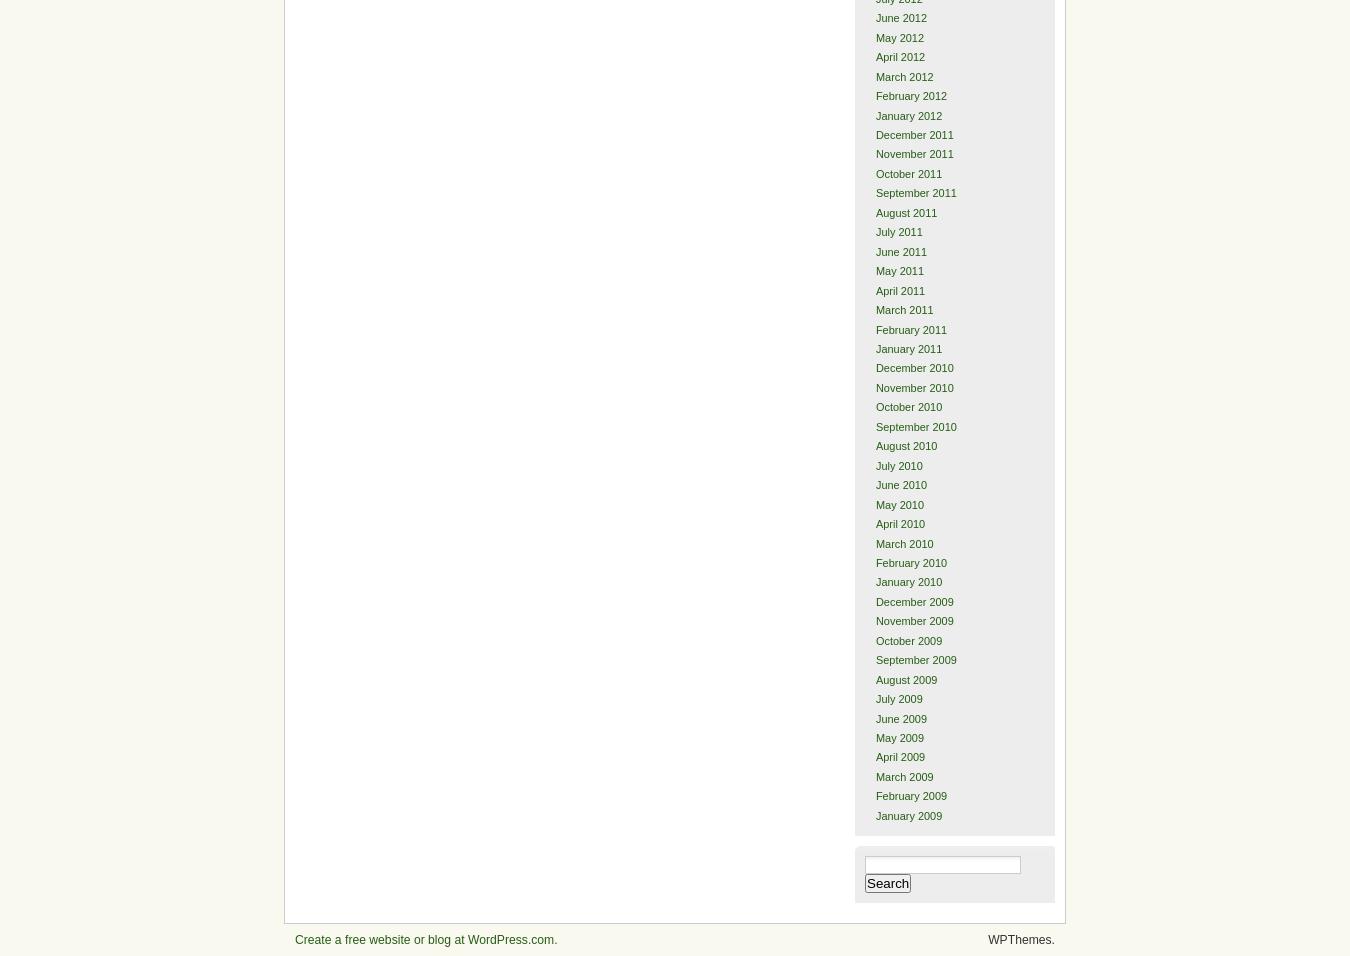  Describe the element at coordinates (900, 755) in the screenshot. I see `'April 2009'` at that location.